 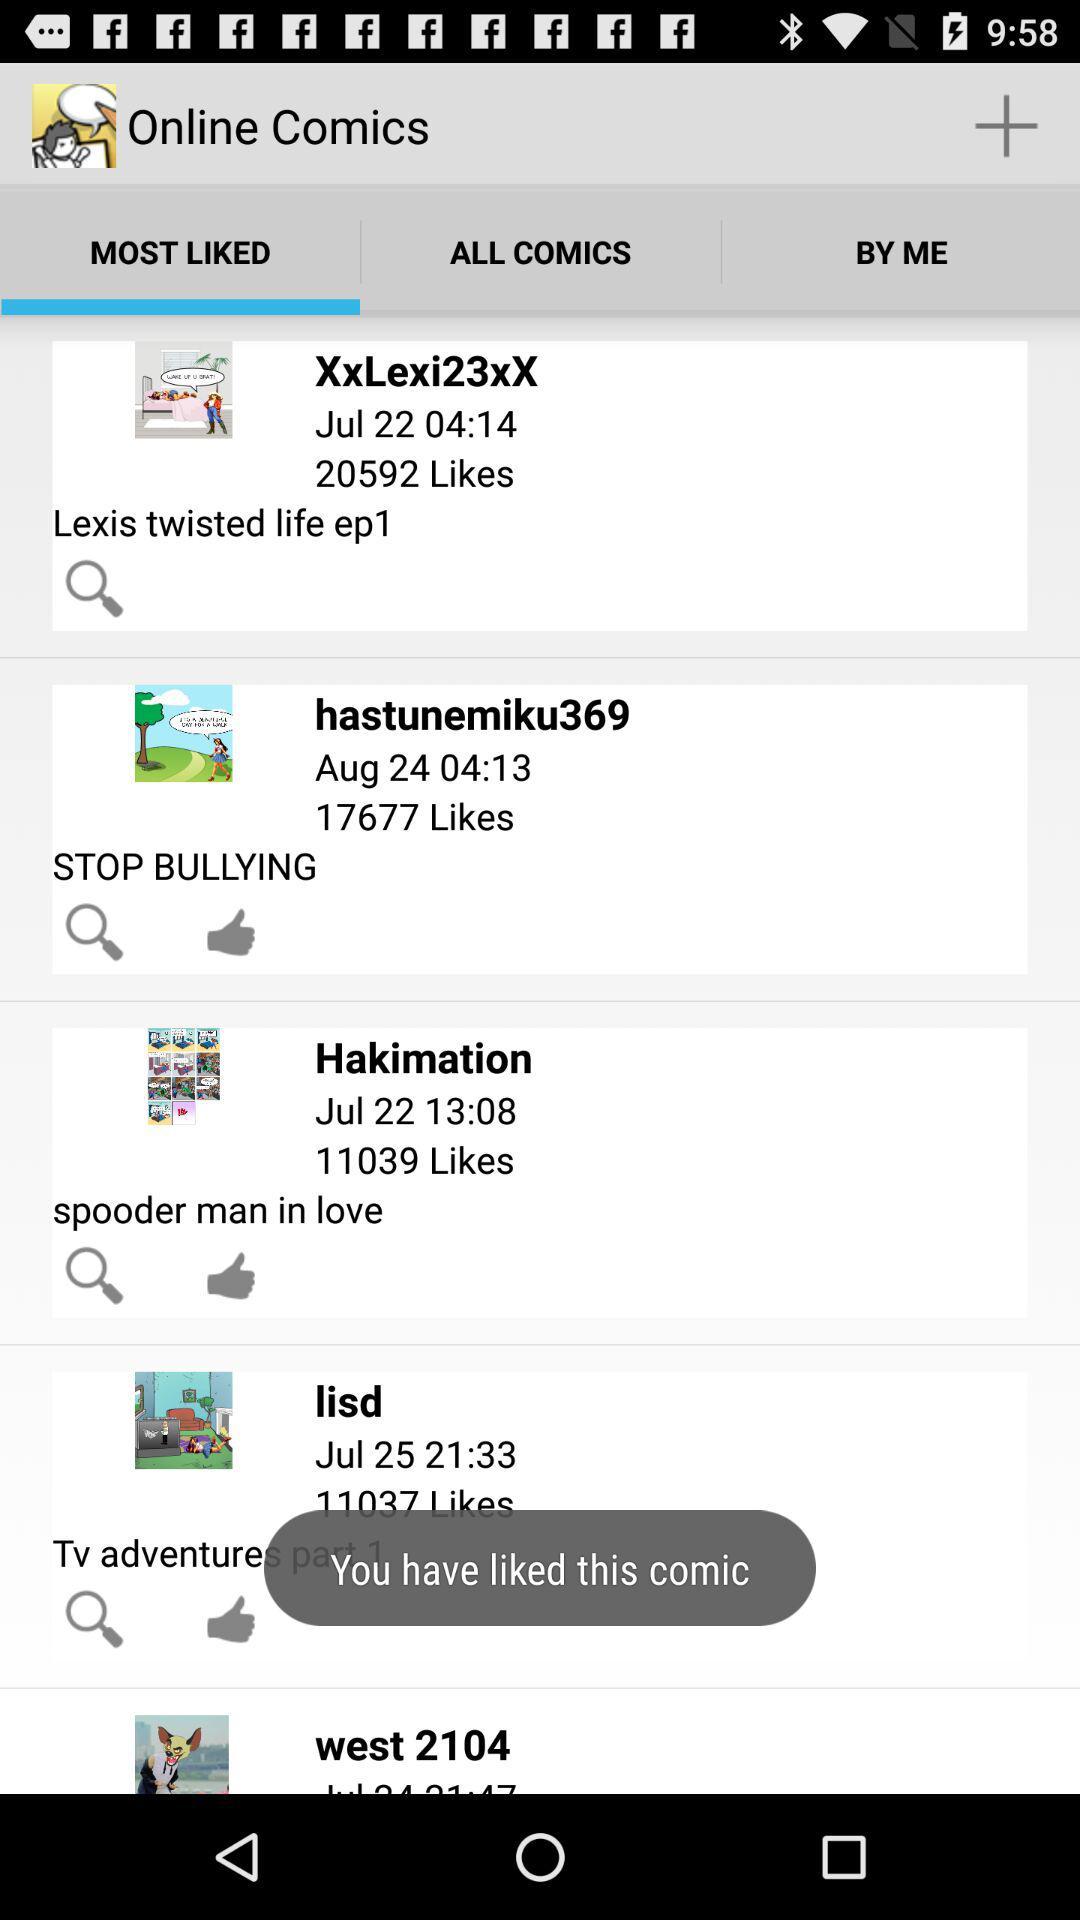 What do you see at coordinates (94, 587) in the screenshot?
I see `expand view` at bounding box center [94, 587].